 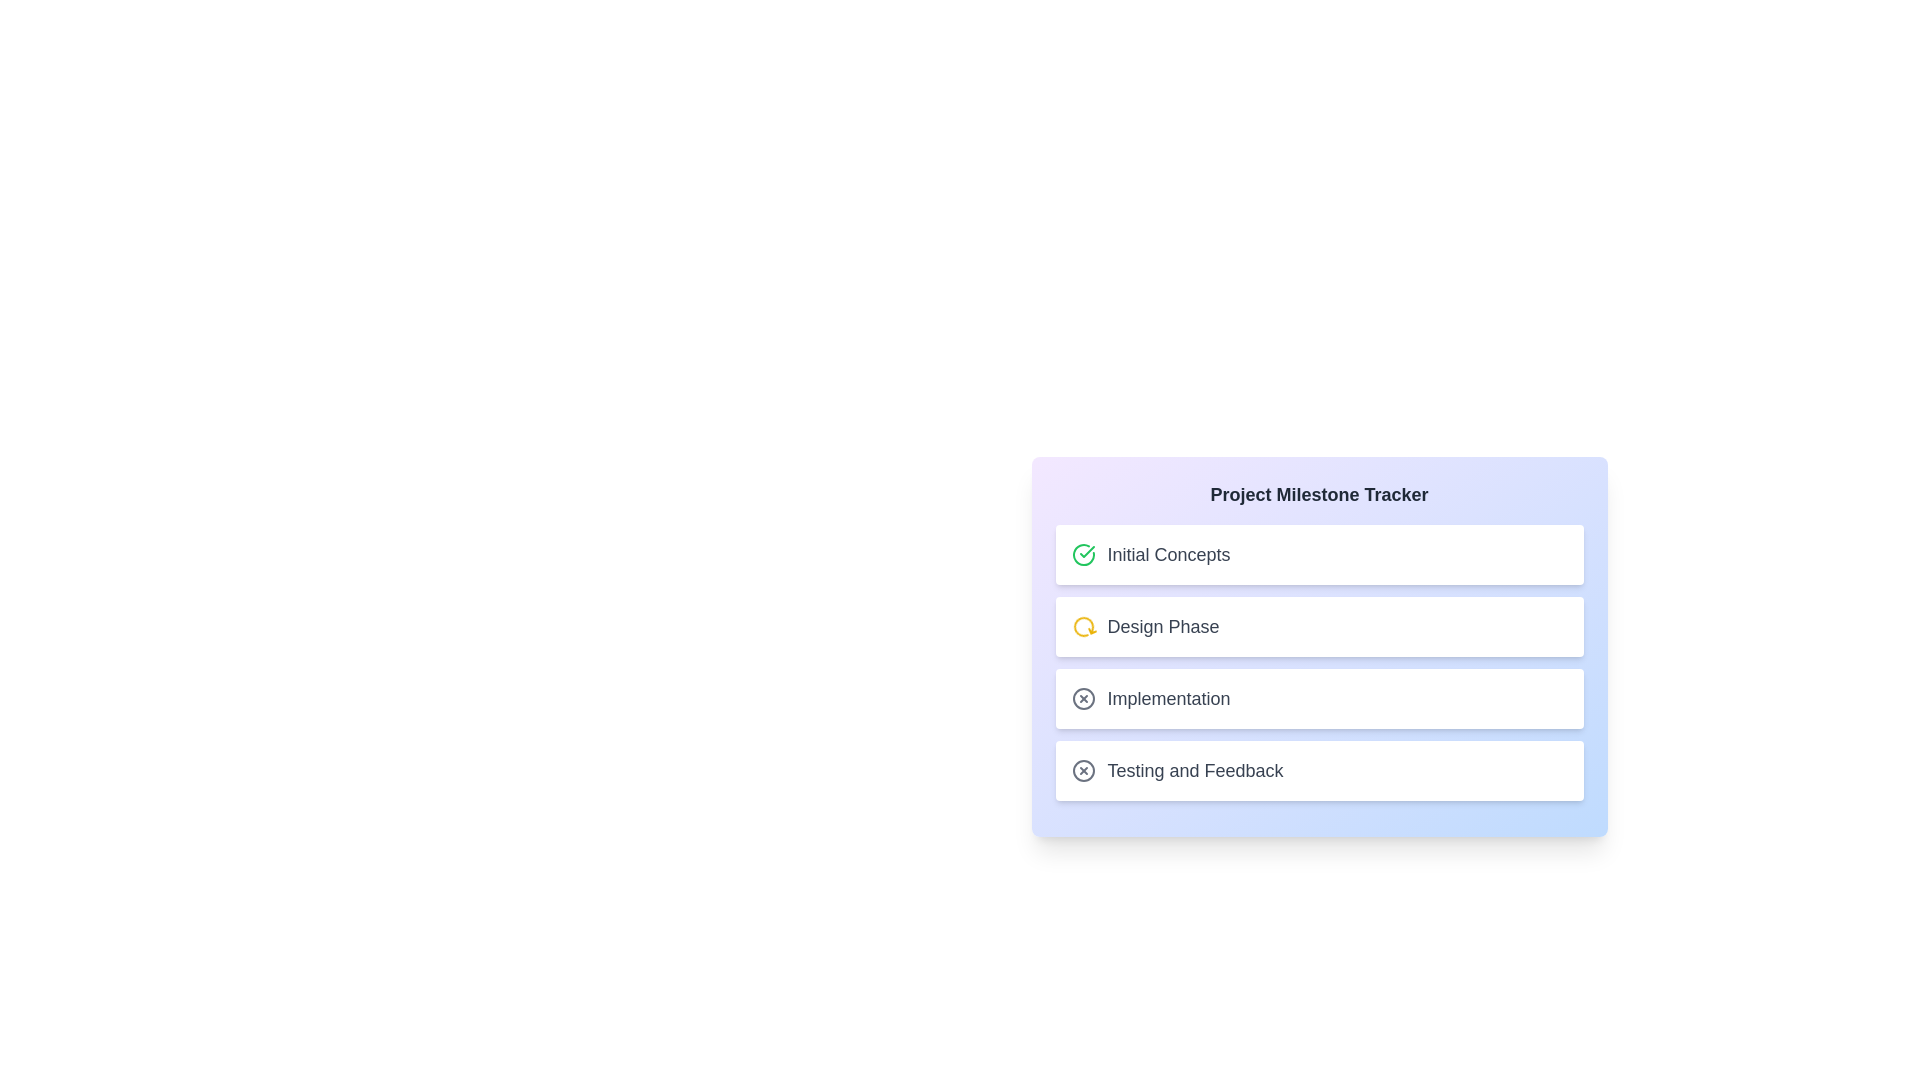 What do you see at coordinates (1169, 697) in the screenshot?
I see `the 'Implementation' Text Label element in the milestone tracker for accessibility tools` at bounding box center [1169, 697].